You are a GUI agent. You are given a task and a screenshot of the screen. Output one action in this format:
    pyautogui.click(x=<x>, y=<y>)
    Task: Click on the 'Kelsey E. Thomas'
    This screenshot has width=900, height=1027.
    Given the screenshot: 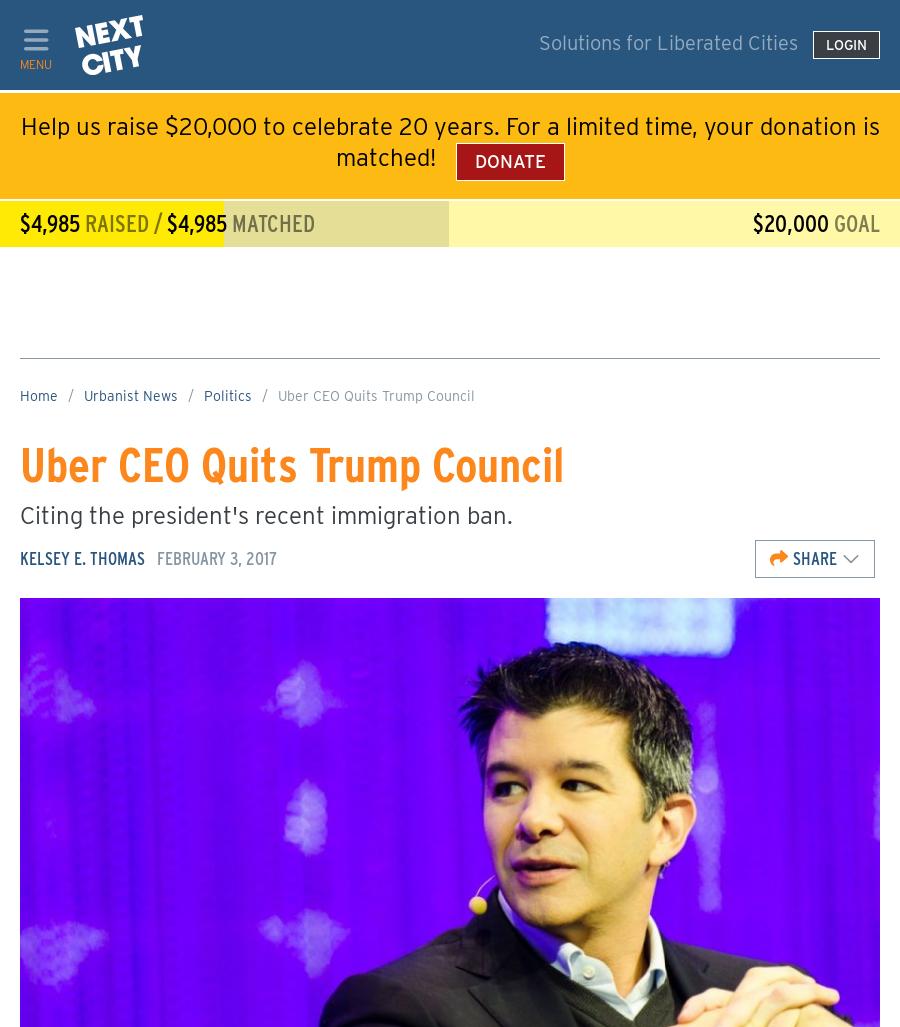 What is the action you would take?
    pyautogui.click(x=81, y=557)
    